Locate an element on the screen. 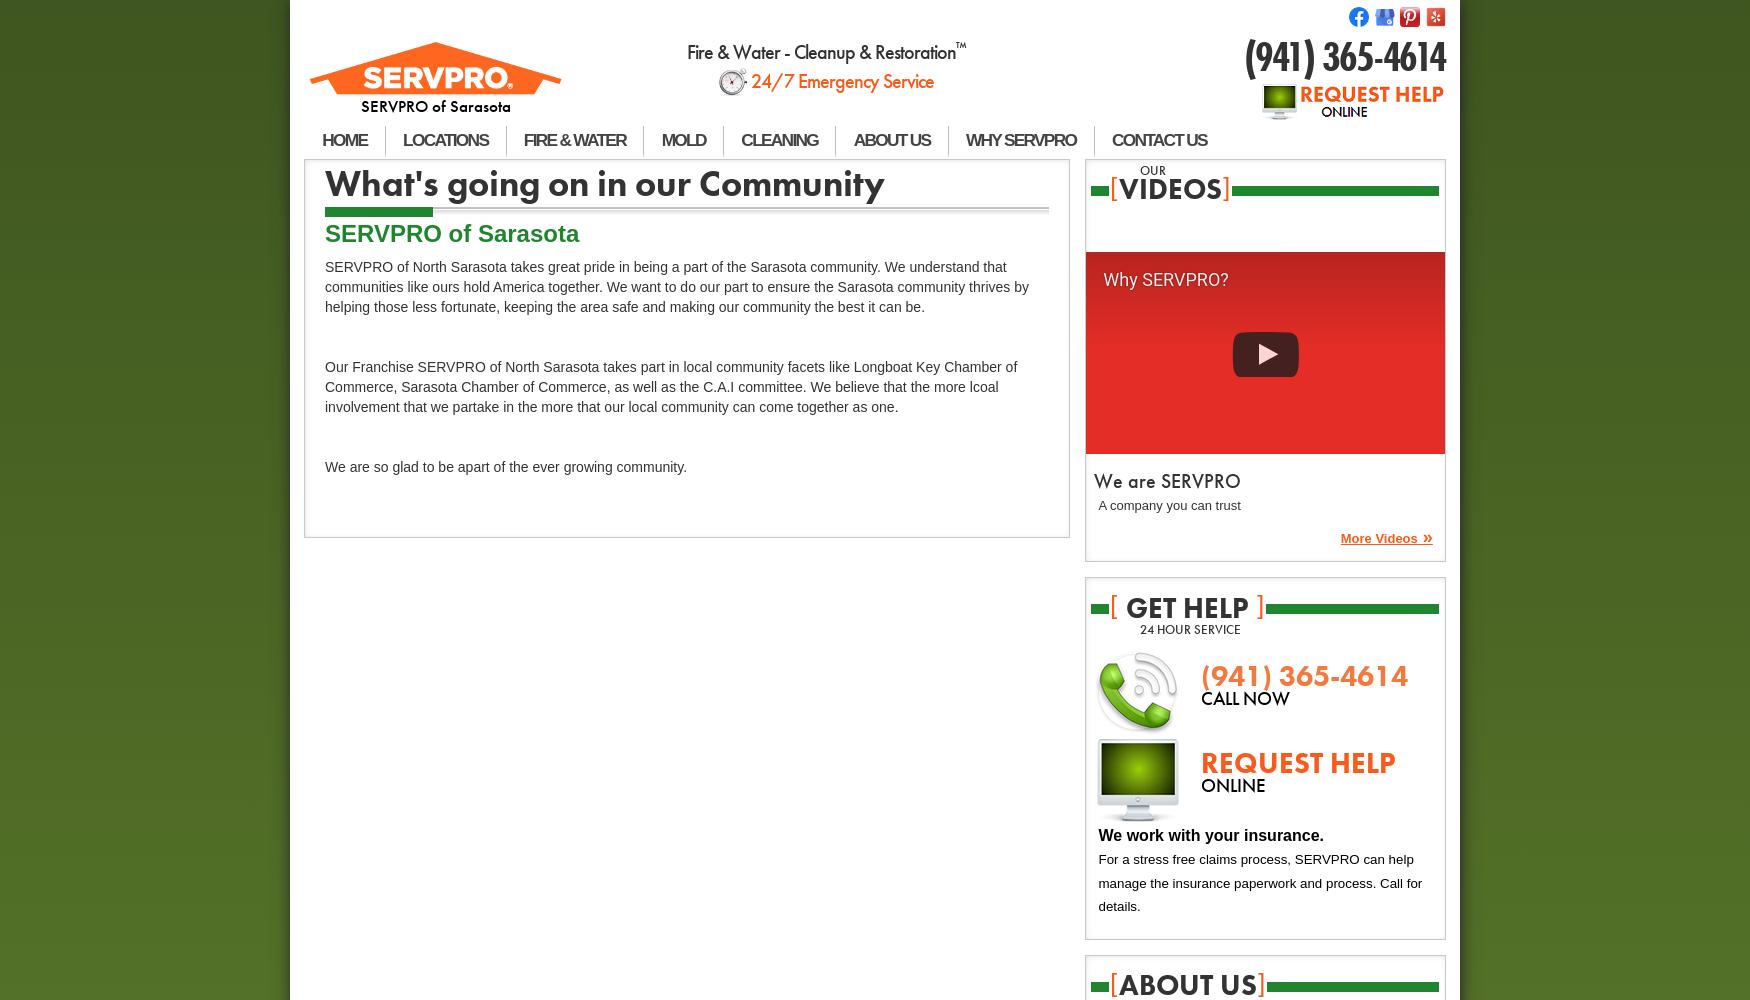  'our' is located at coordinates (1152, 169).